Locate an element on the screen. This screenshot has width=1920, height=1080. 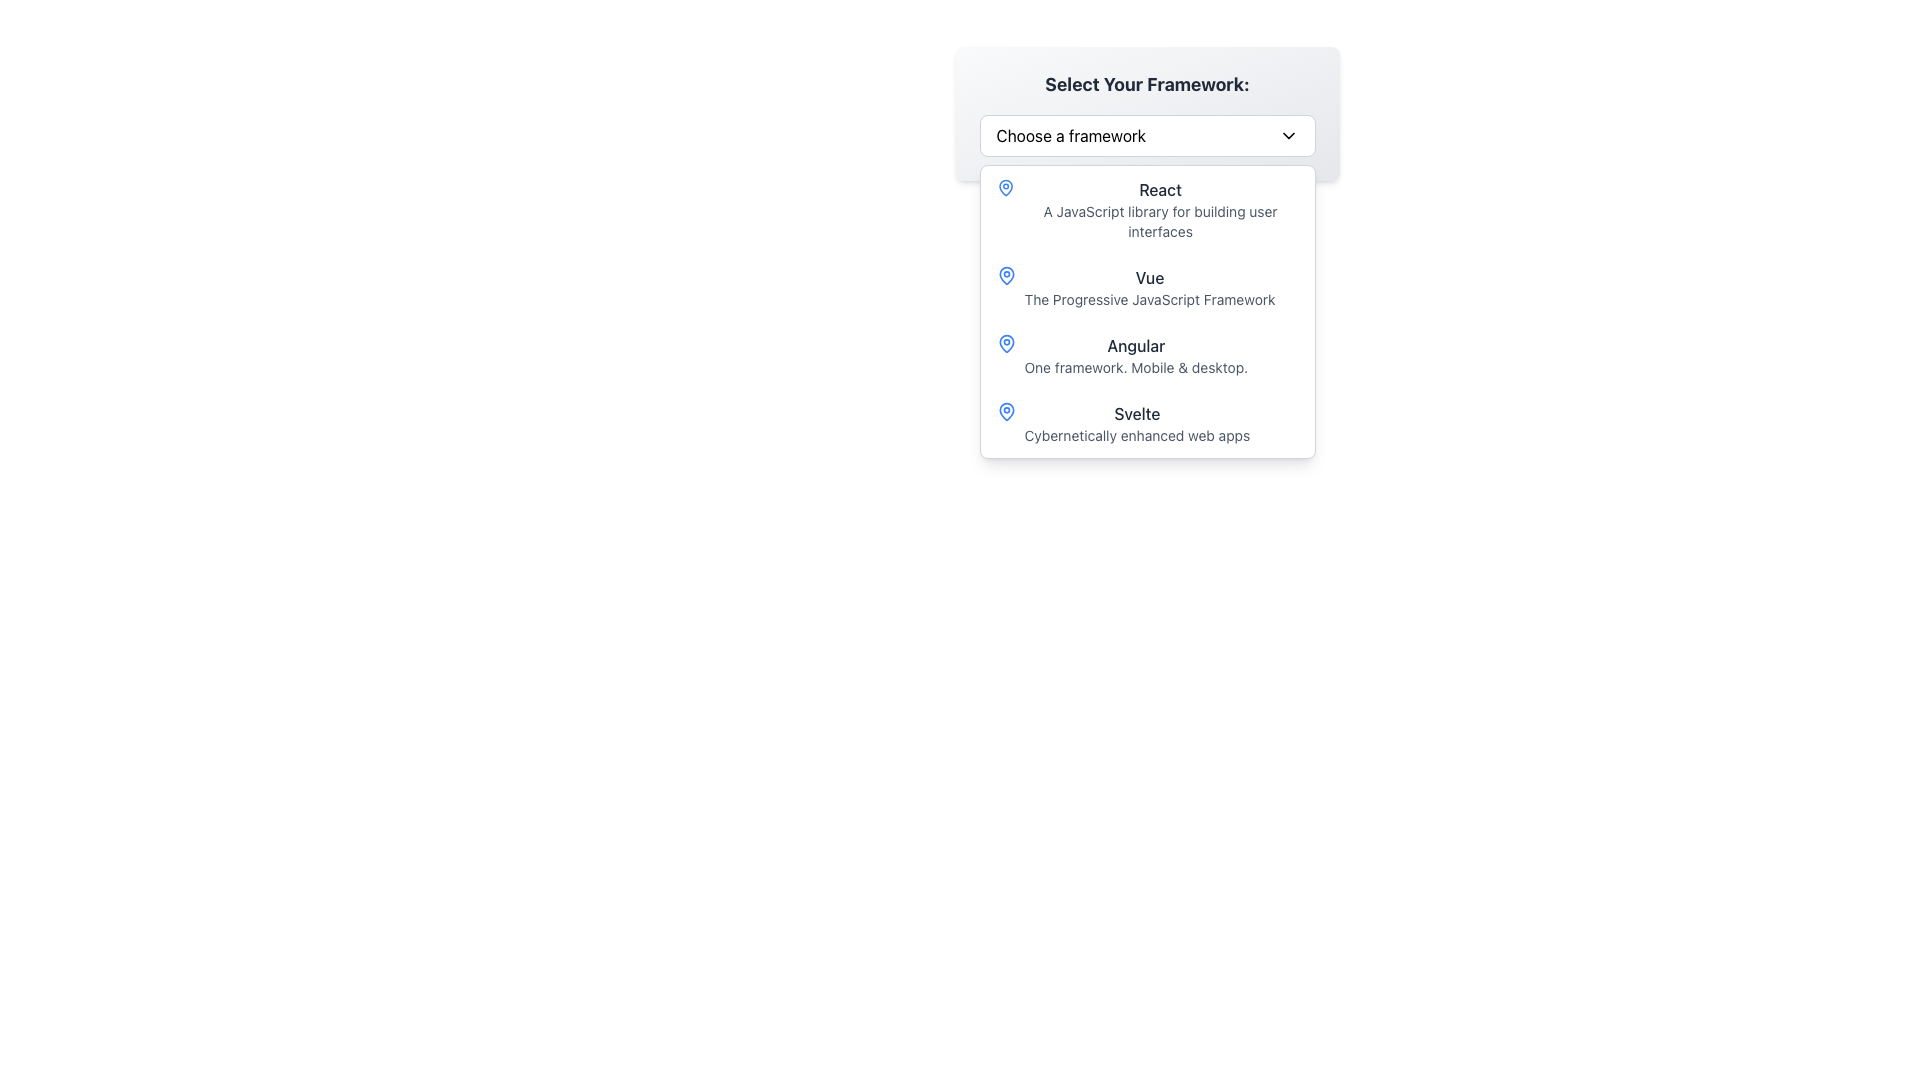
the text element 'Cybernetically enhanced web apps', which is styled in a smaller gray font and positioned below the title 'Svelte' in the dropdown menu section is located at coordinates (1137, 434).